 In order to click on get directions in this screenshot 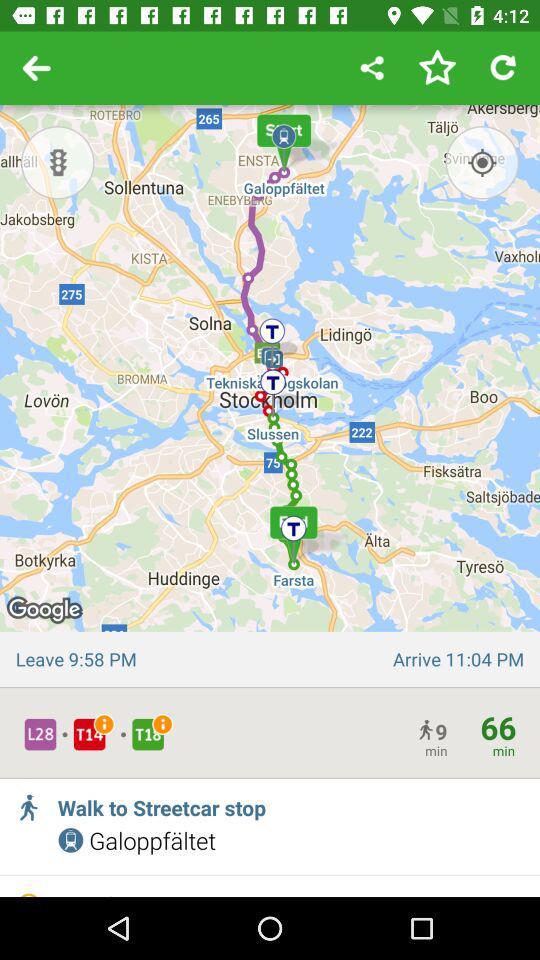, I will do `click(481, 161)`.